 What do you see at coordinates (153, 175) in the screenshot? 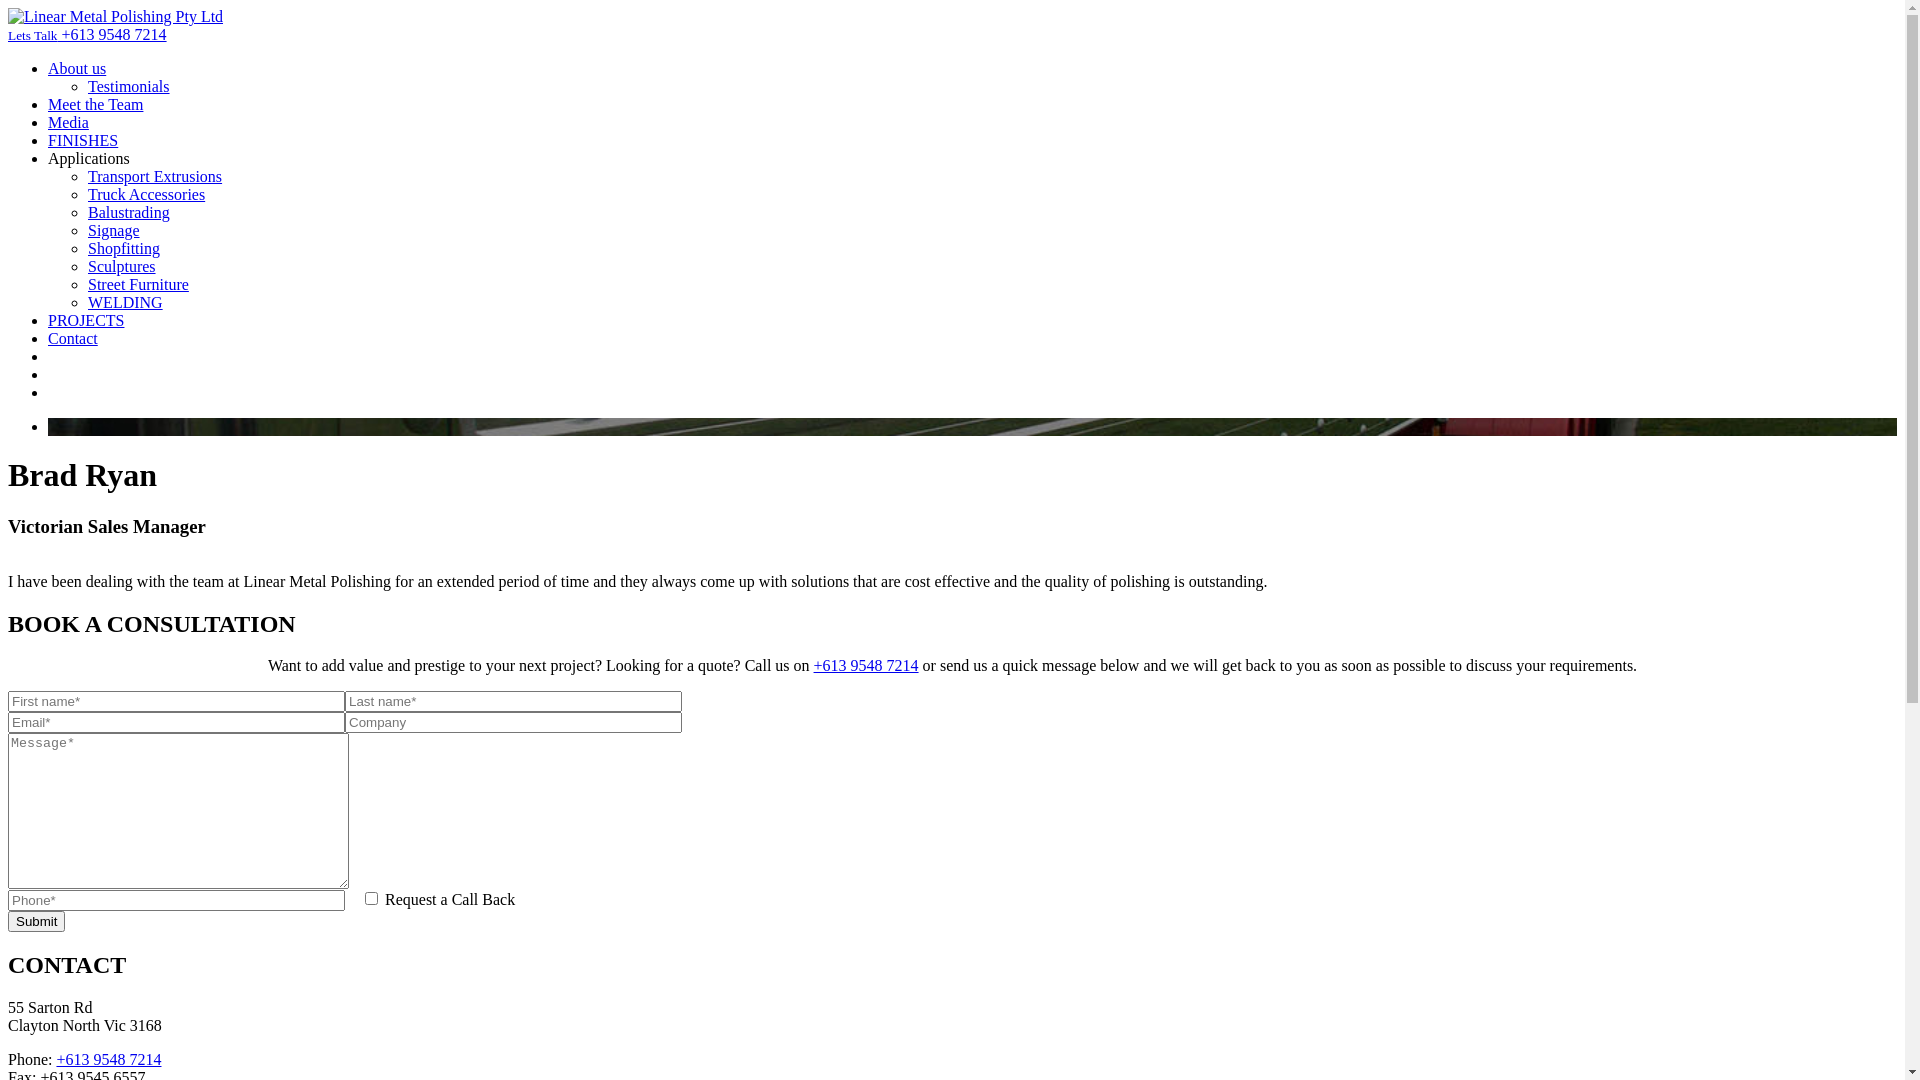
I see `'Transport Extrusions'` at bounding box center [153, 175].